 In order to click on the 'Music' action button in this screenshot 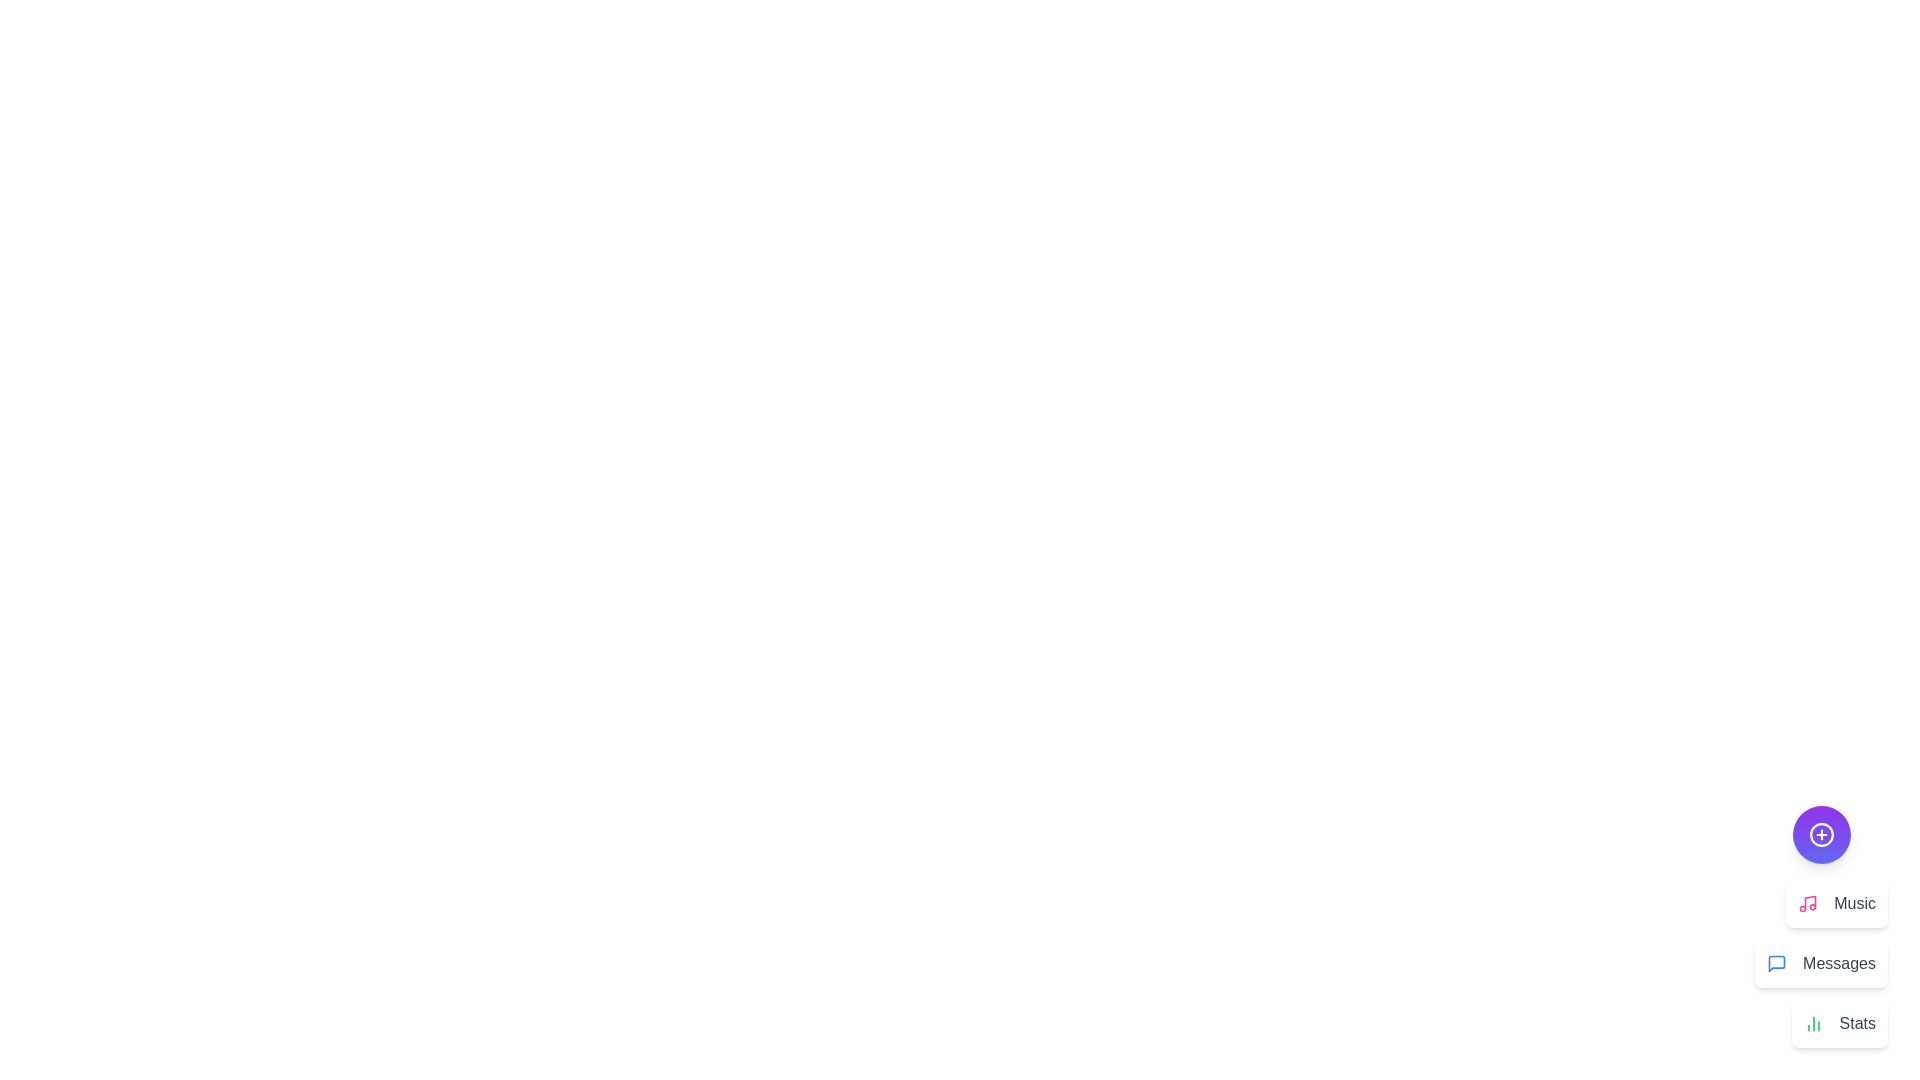, I will do `click(1837, 903)`.